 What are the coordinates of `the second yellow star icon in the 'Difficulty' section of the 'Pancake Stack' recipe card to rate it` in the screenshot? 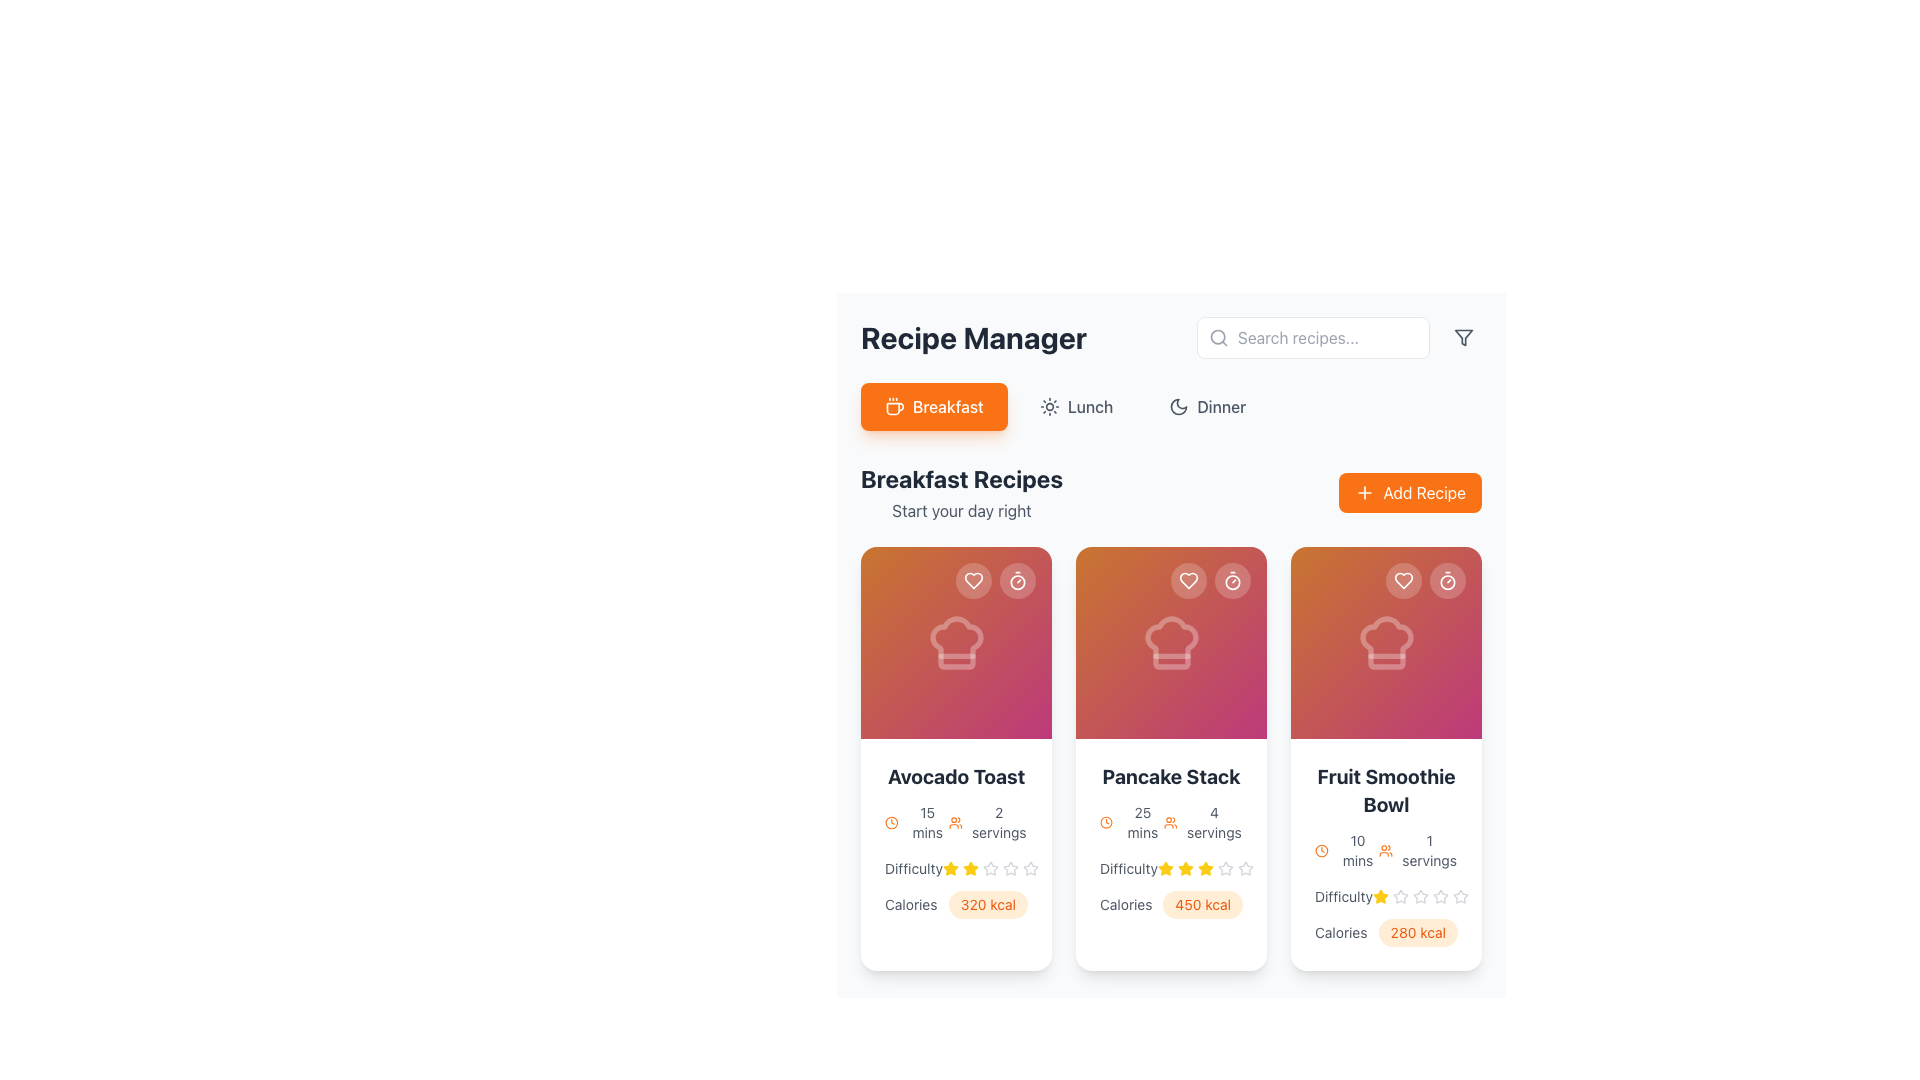 It's located at (1204, 867).